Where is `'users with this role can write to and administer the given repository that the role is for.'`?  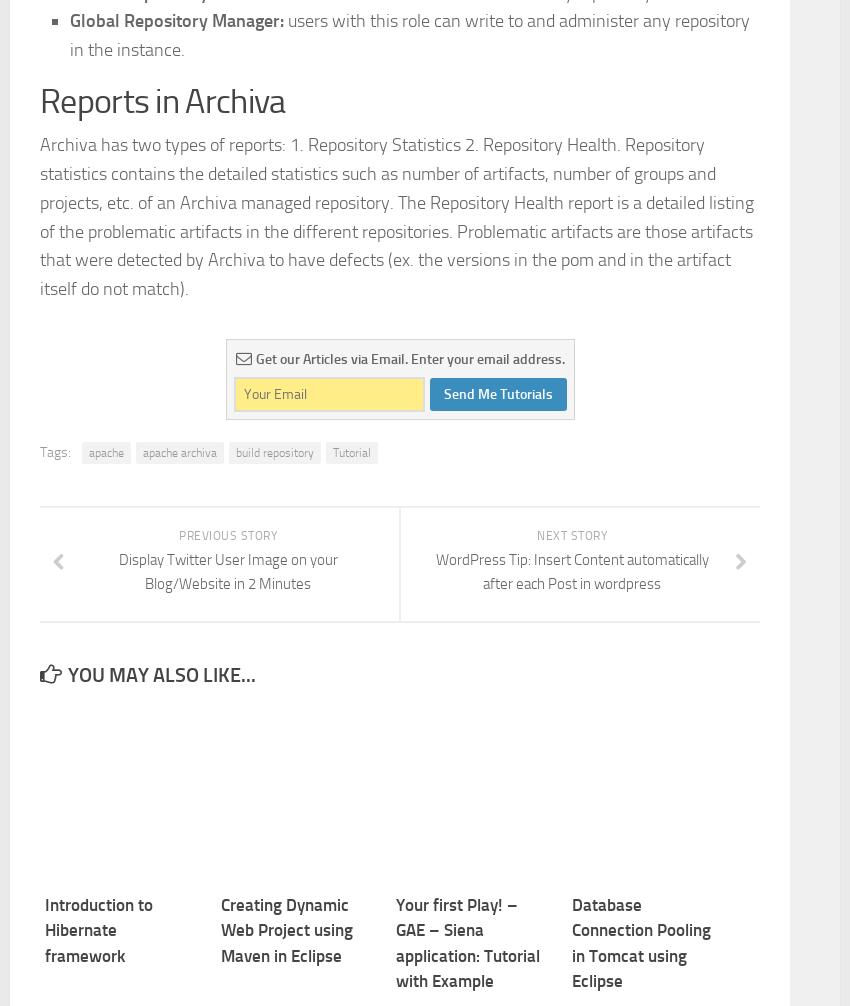
'users with this role can write to and administer the given repository that the role is for.' is located at coordinates (404, 228).